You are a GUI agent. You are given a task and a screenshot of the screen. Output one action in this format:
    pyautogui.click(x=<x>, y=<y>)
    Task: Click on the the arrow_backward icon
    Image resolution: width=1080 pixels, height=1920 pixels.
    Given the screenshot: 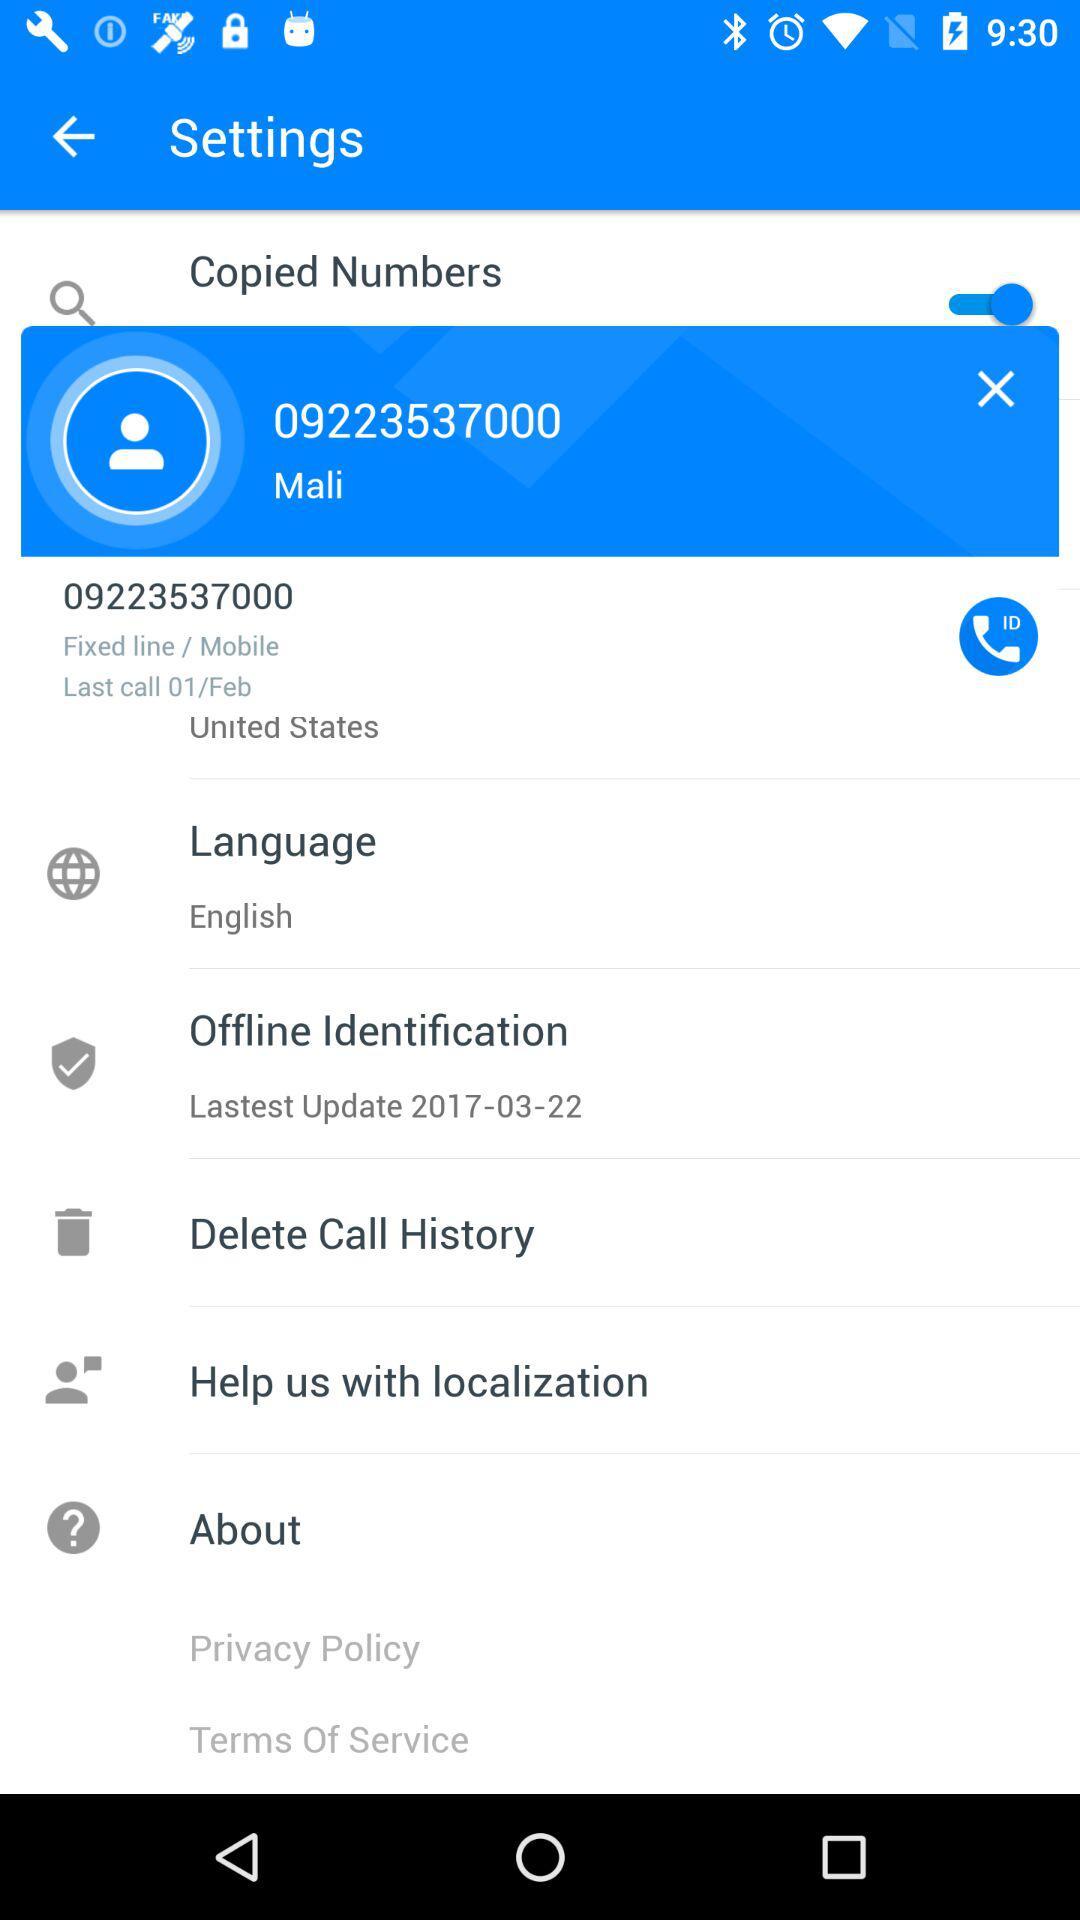 What is the action you would take?
    pyautogui.click(x=72, y=135)
    